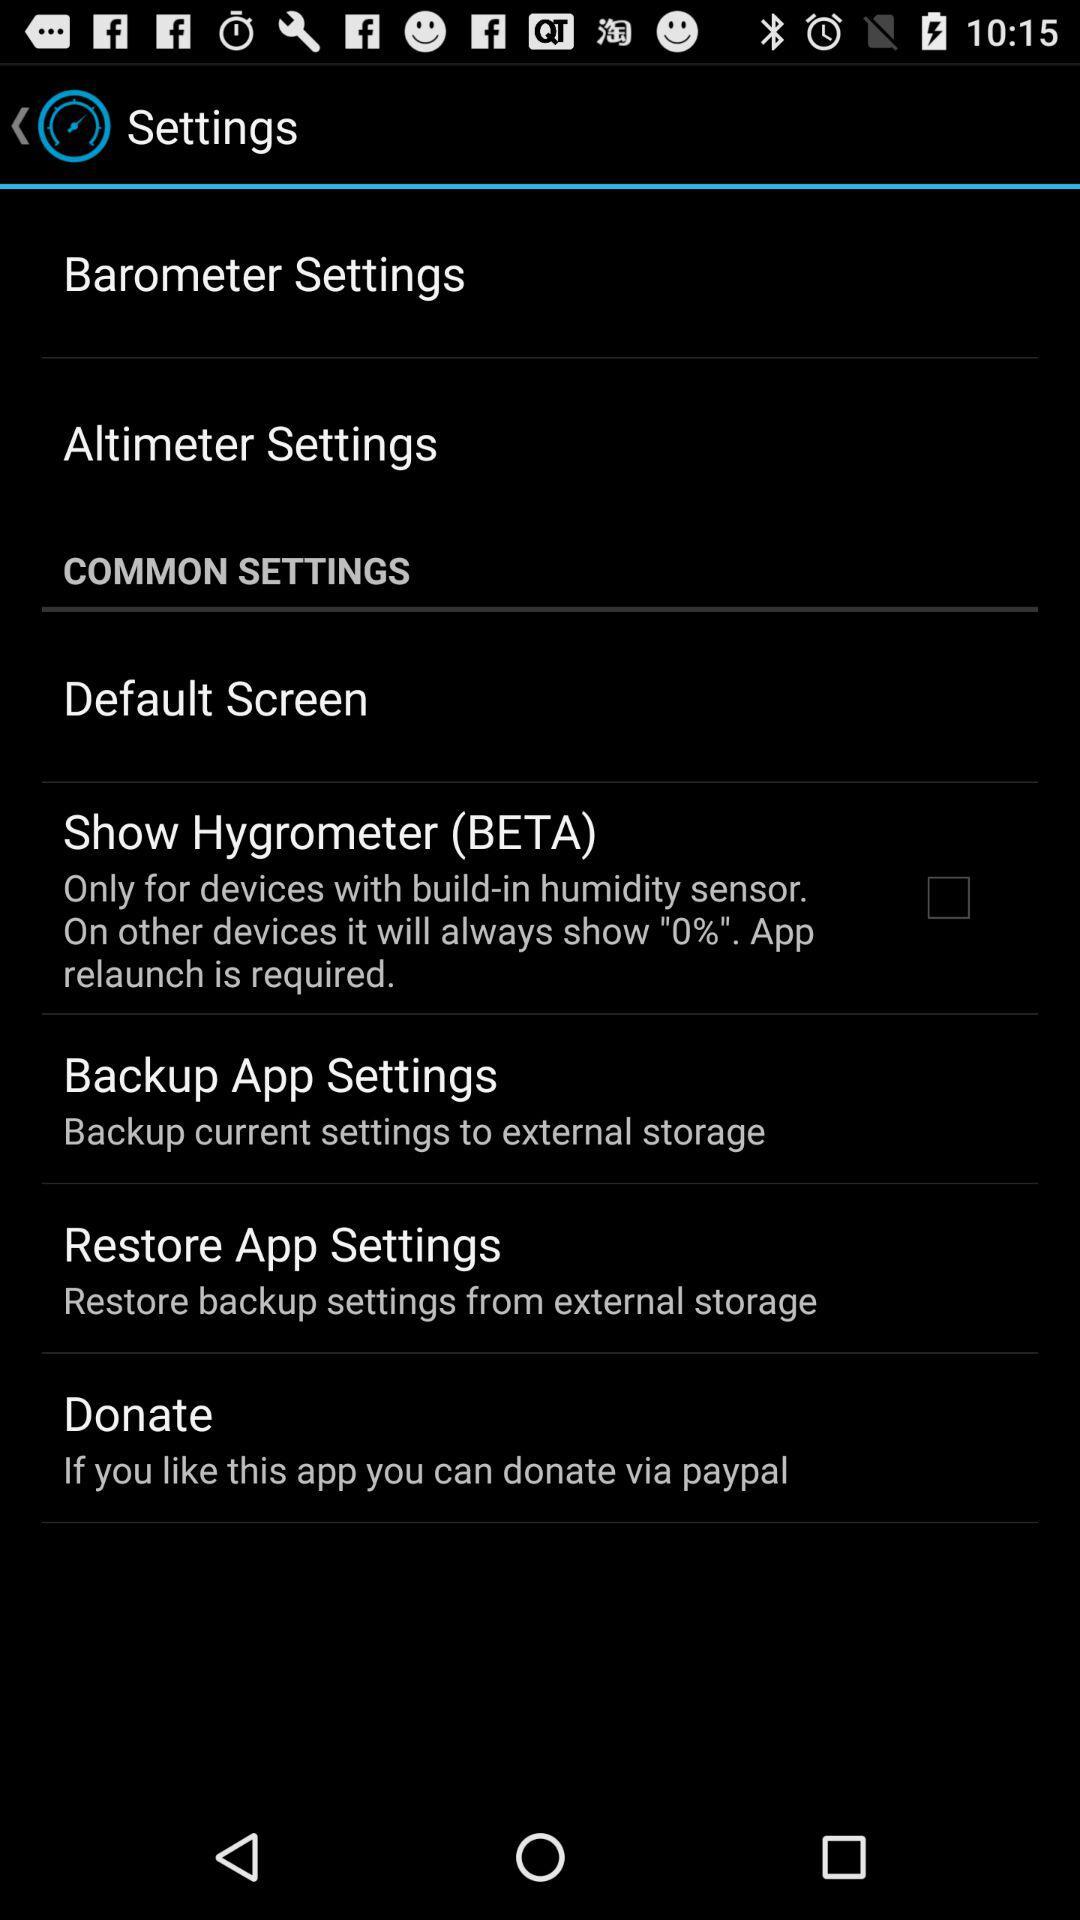 This screenshot has height=1920, width=1080. Describe the element at coordinates (540, 569) in the screenshot. I see `the item above default screen item` at that location.